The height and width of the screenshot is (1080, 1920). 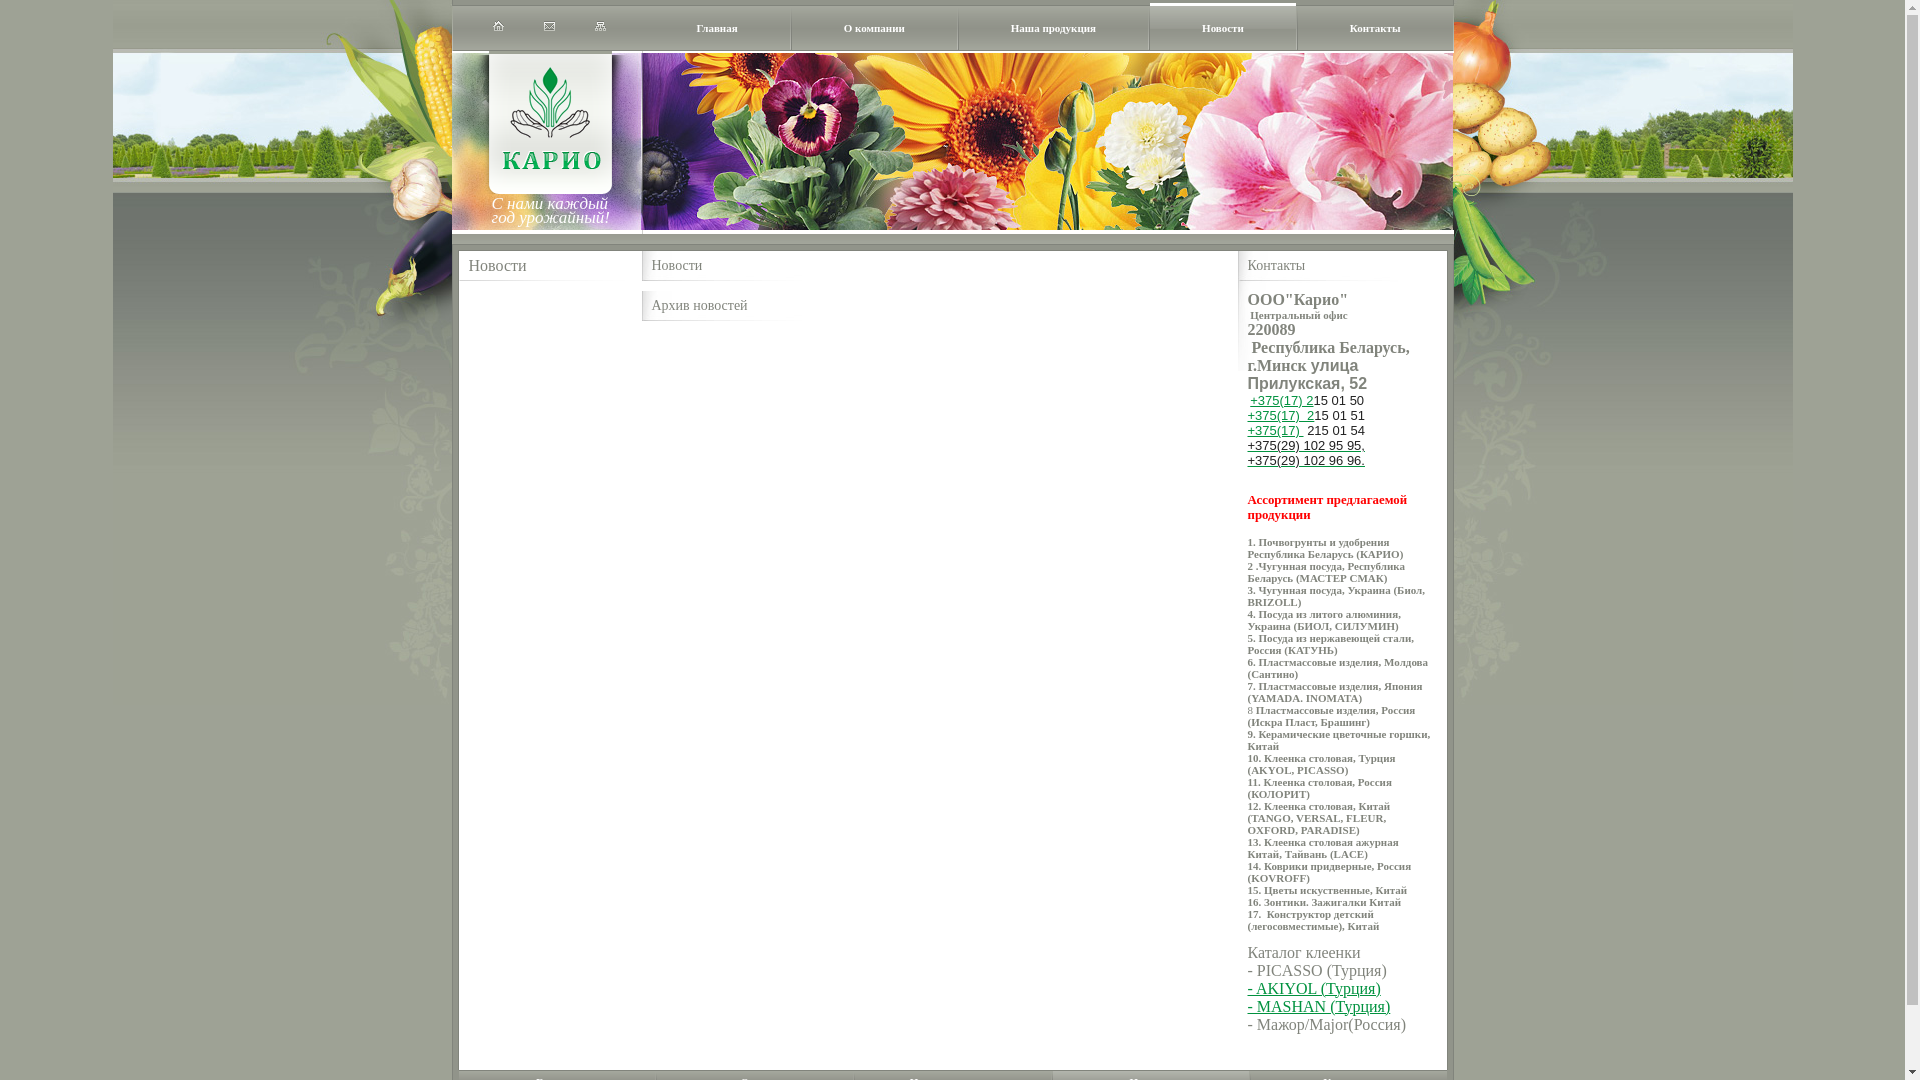 I want to click on '+375(17) ', so click(x=1275, y=429).